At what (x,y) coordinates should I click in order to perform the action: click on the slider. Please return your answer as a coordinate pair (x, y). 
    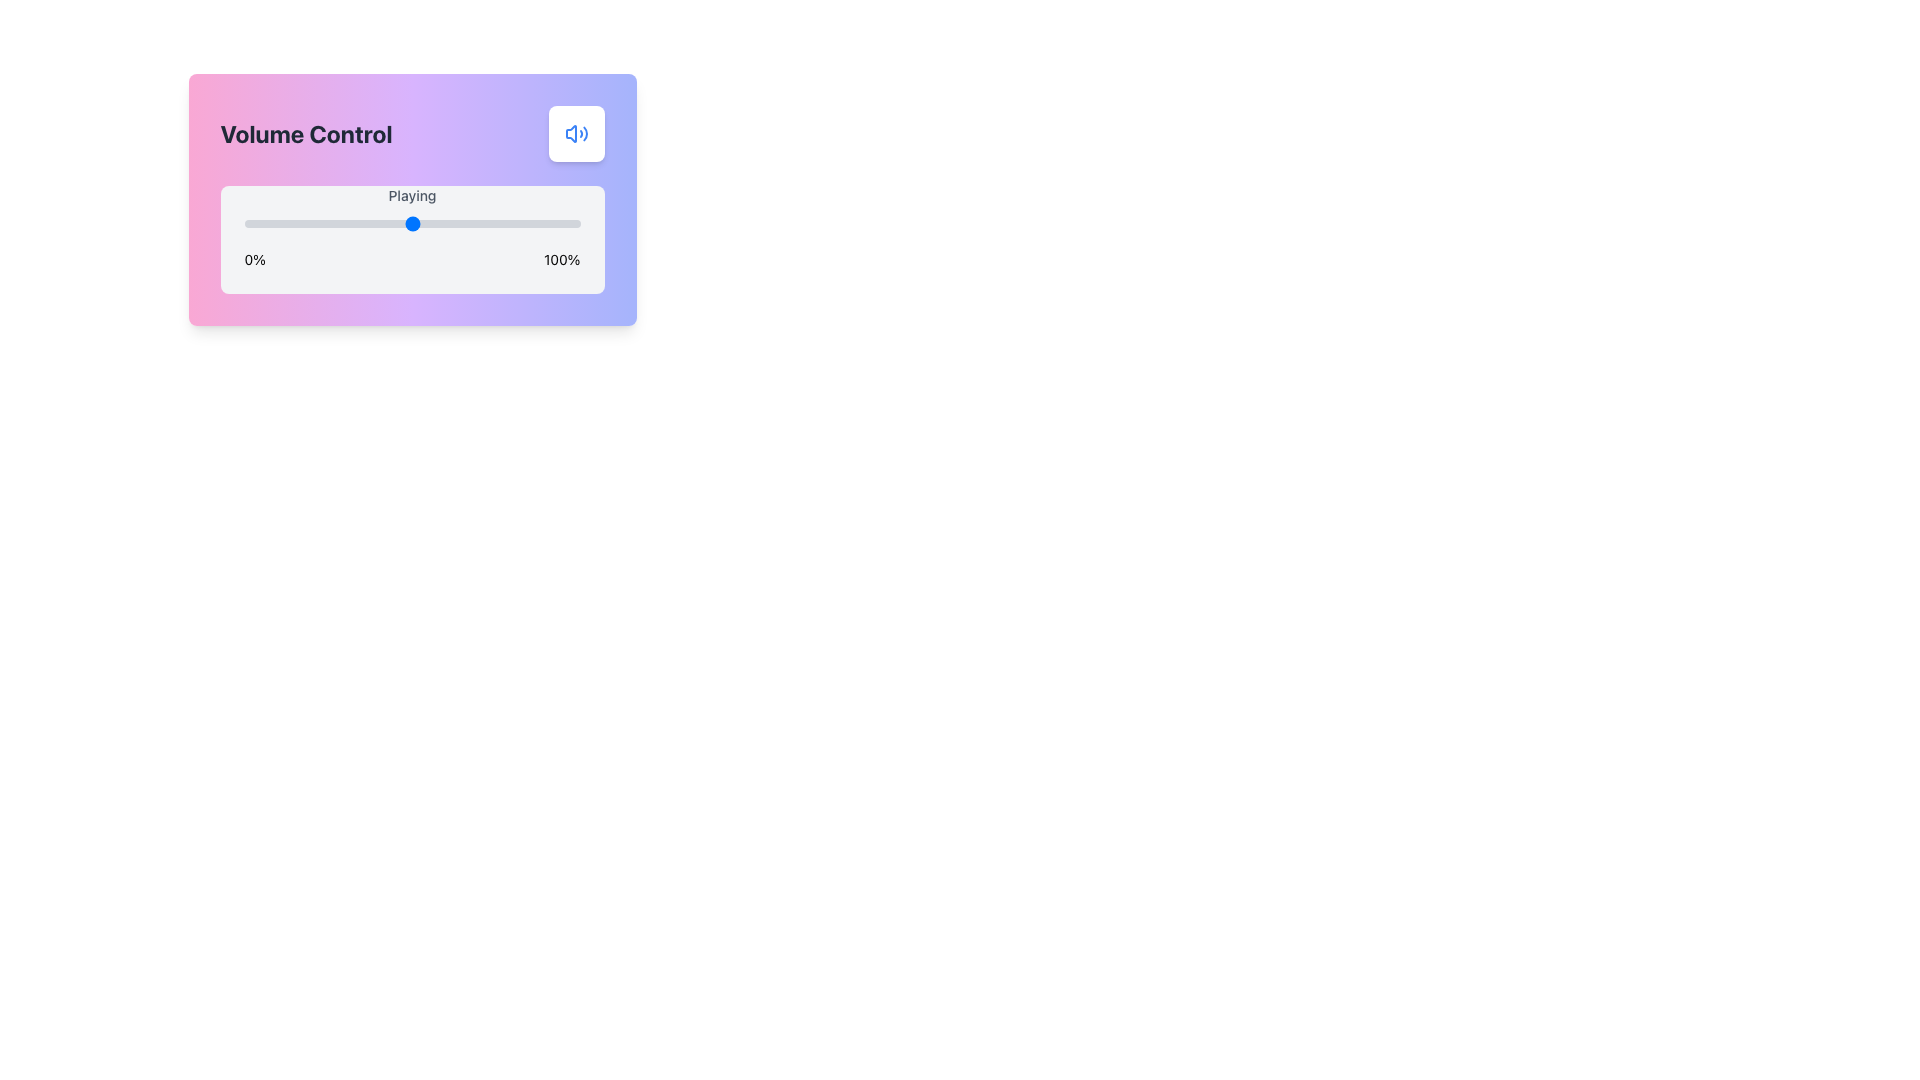
    Looking at the image, I should click on (572, 223).